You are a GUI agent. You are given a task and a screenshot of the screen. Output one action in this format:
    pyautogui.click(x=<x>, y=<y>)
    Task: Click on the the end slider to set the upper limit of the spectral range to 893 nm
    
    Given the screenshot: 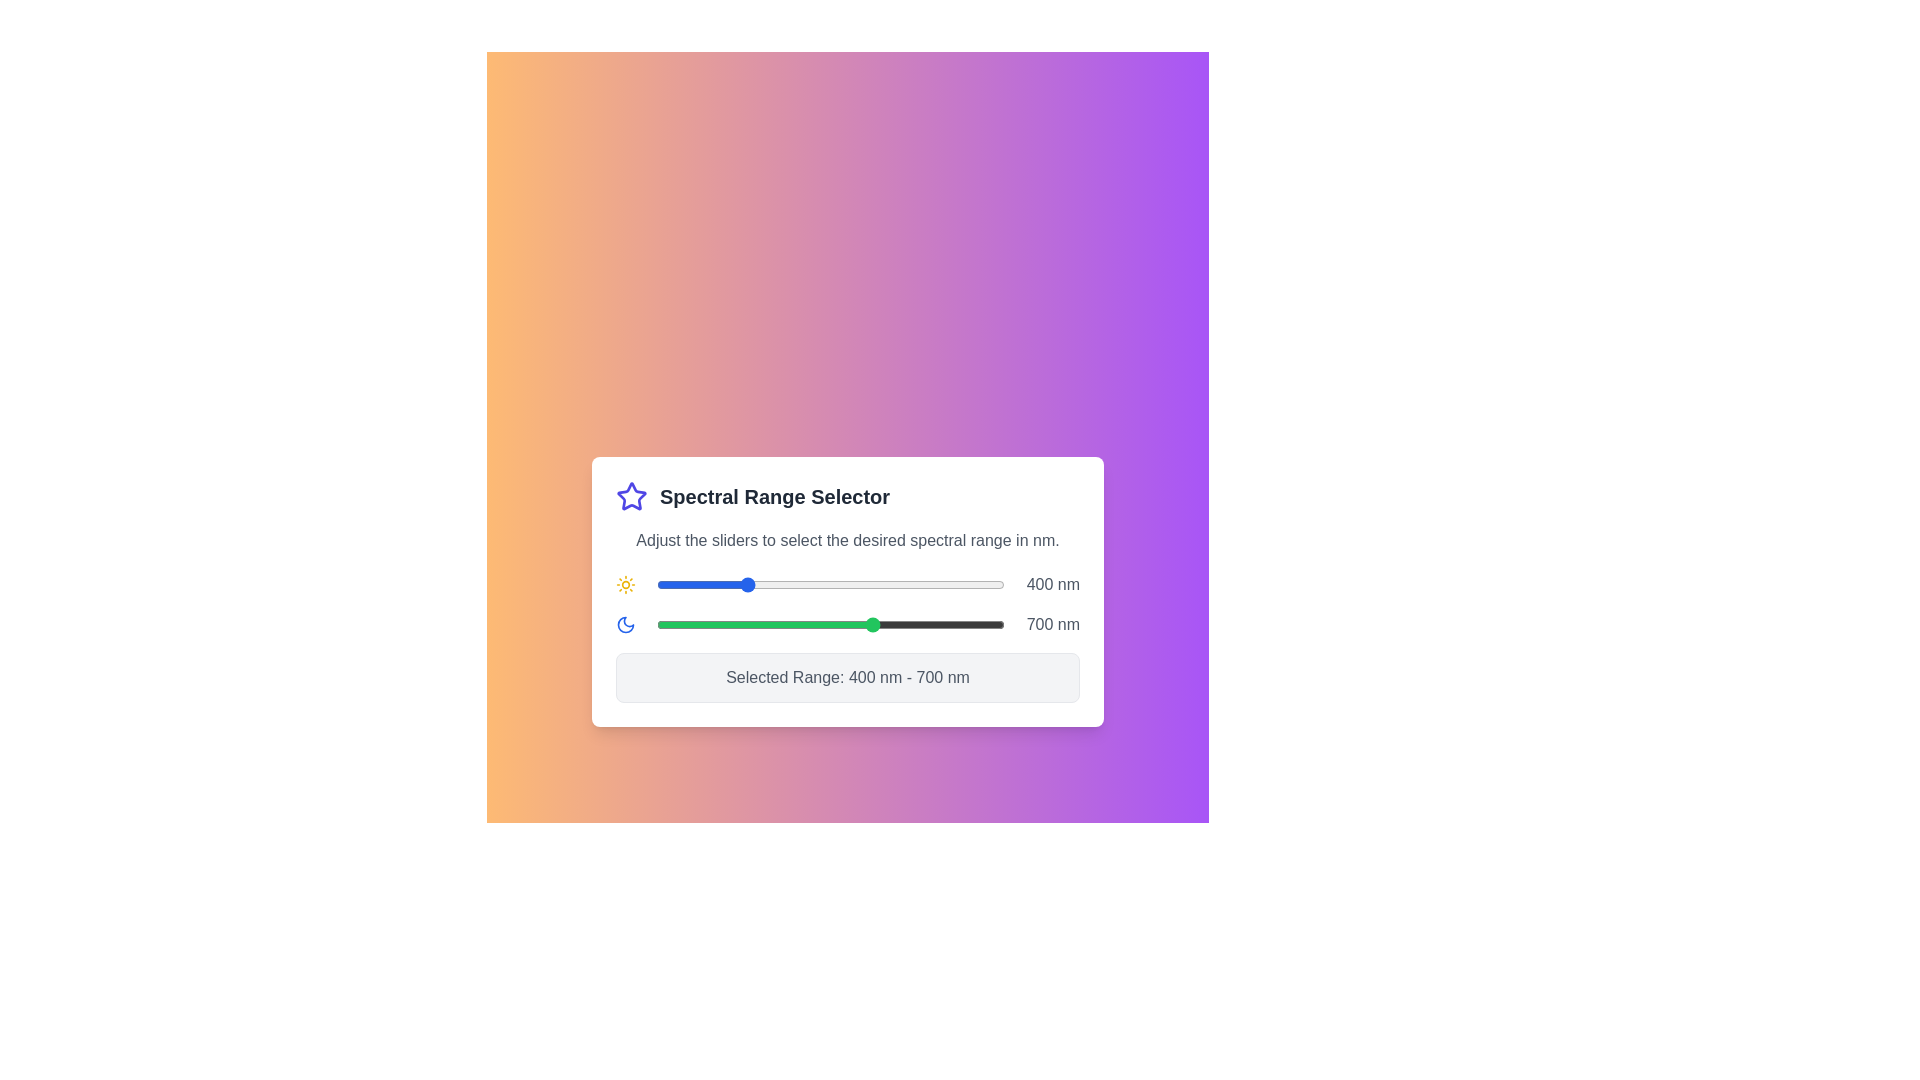 What is the action you would take?
    pyautogui.click(x=957, y=623)
    